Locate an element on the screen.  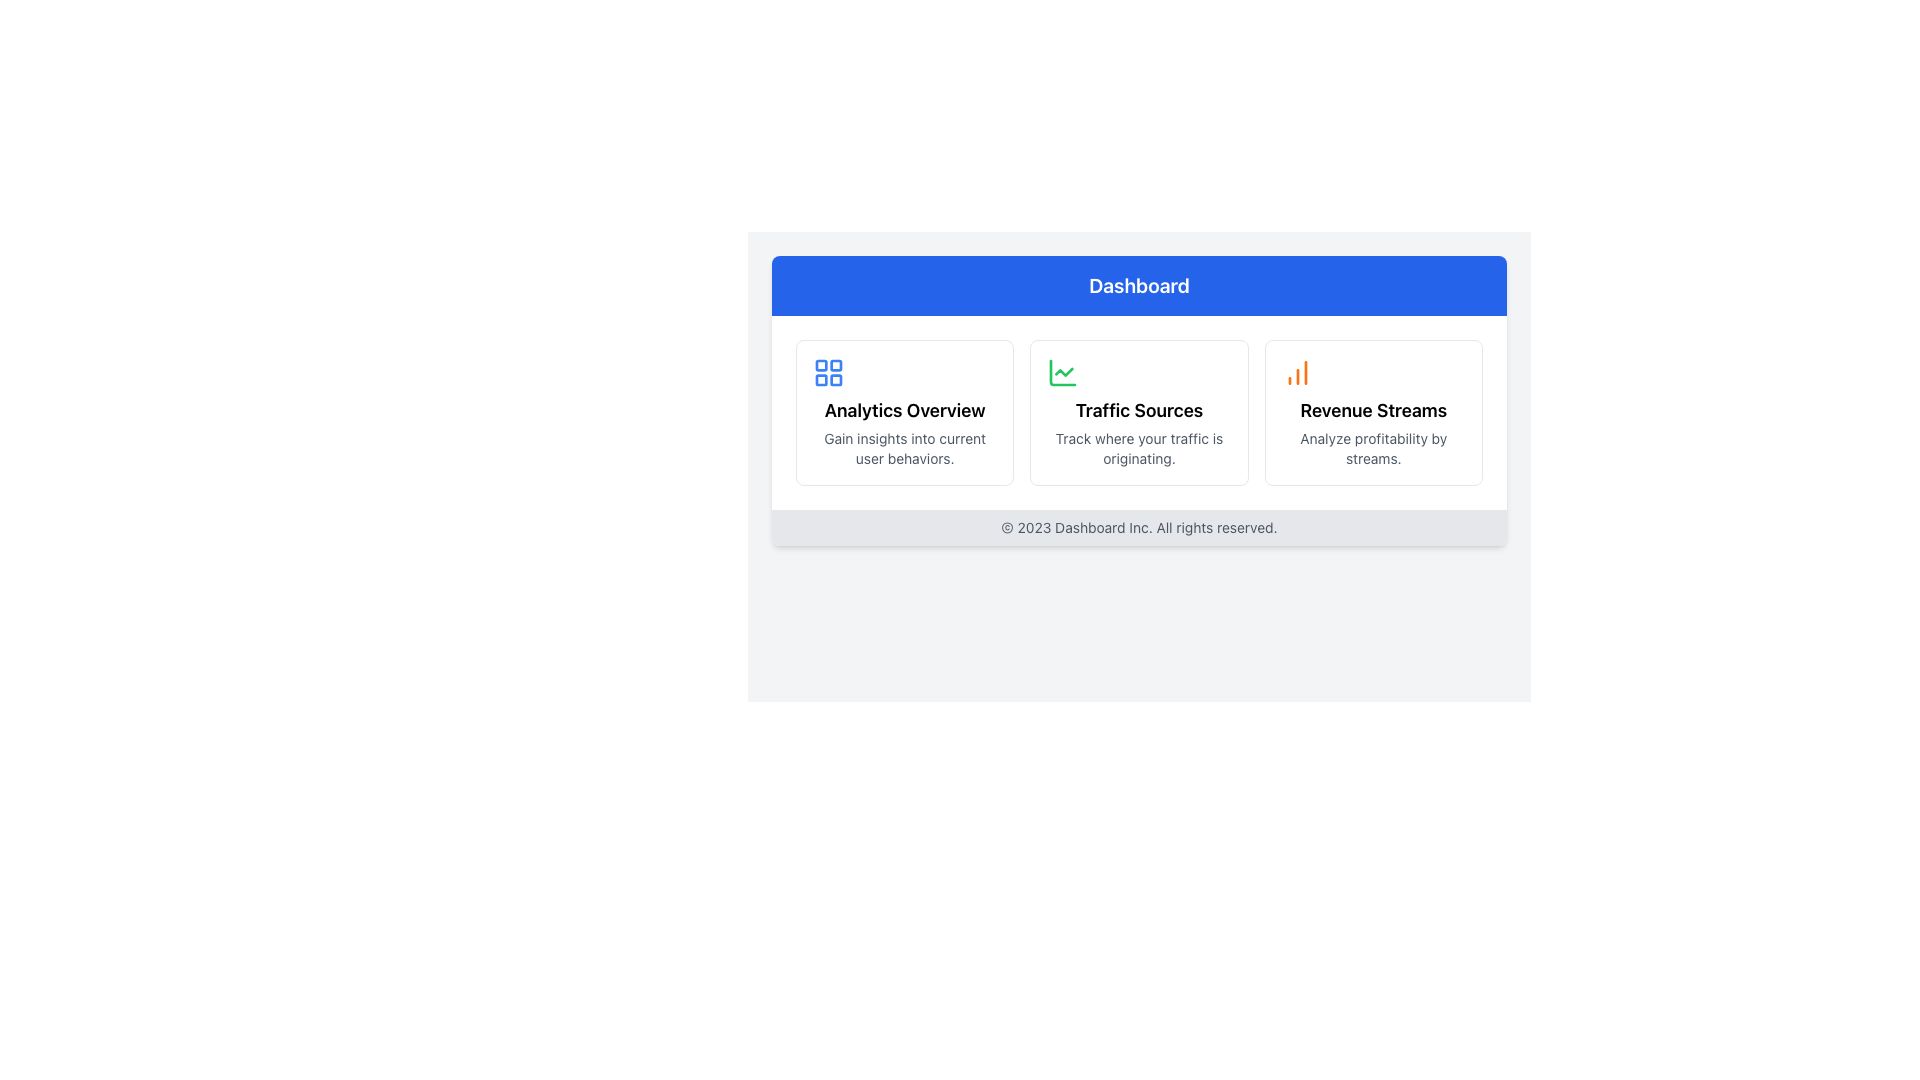
the Information card titled 'Analytics Overview' which features a white background, an icon in the top-left corner, and a subtitle 'Gain insights into current user behaviors' is located at coordinates (904, 411).